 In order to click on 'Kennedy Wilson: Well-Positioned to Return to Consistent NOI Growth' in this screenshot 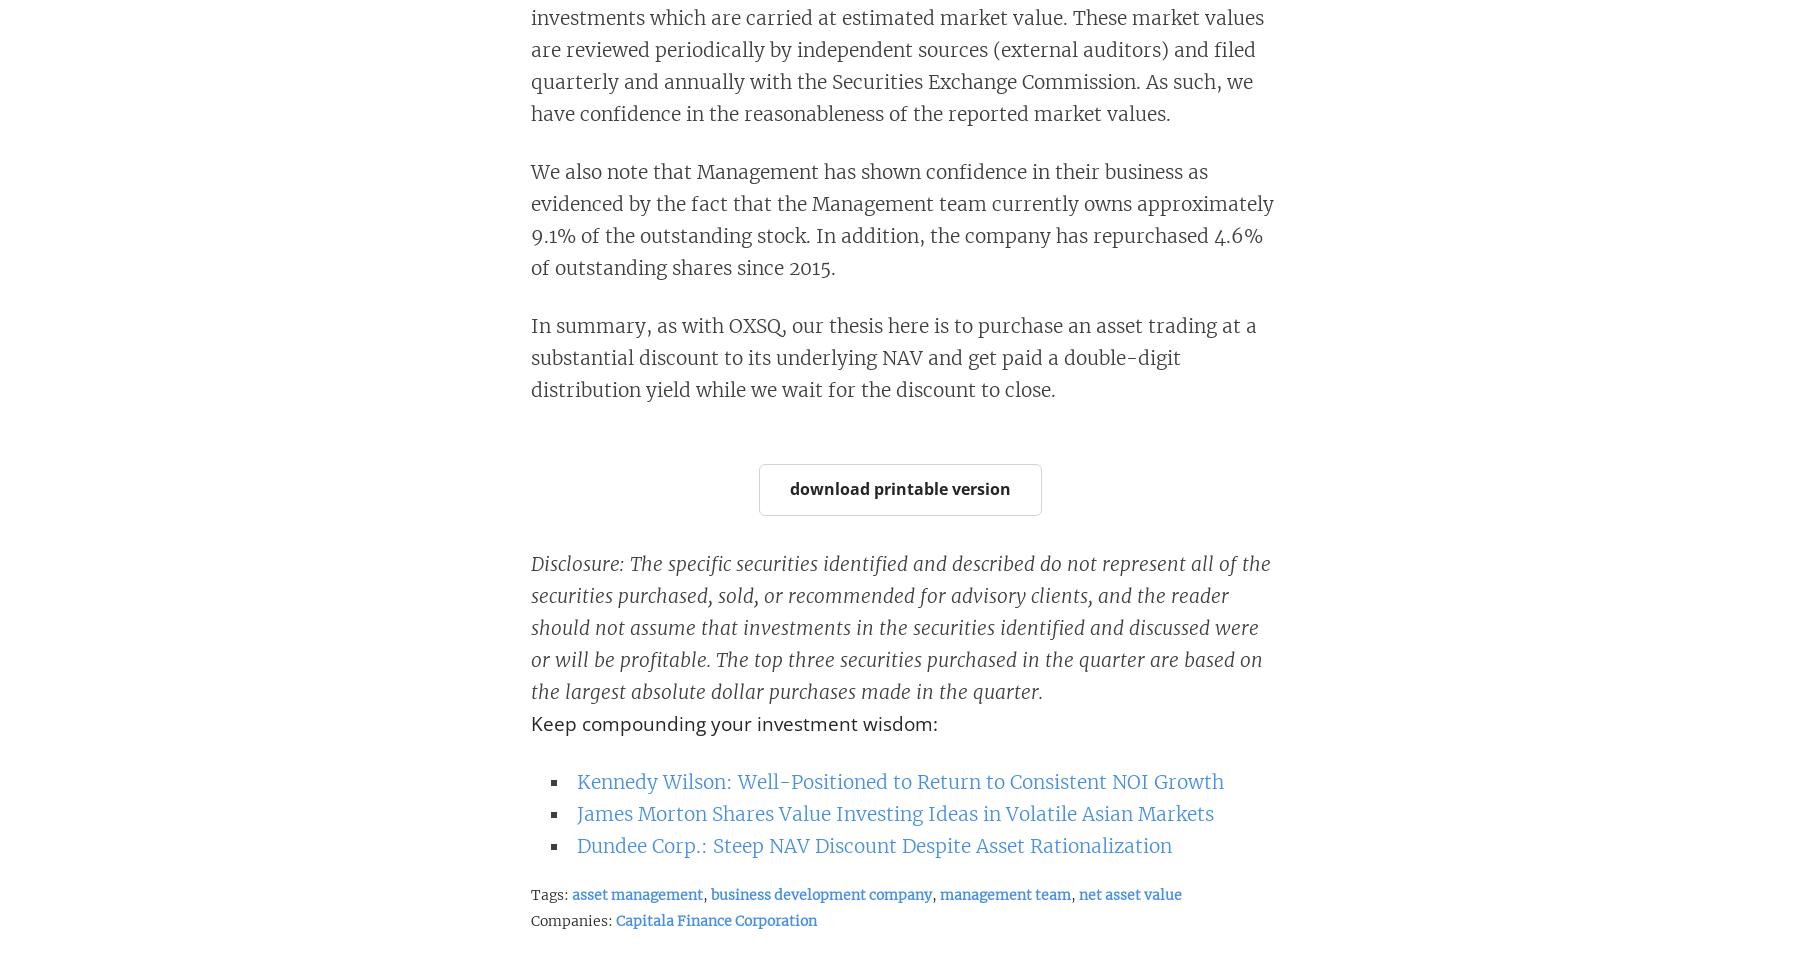, I will do `click(575, 780)`.